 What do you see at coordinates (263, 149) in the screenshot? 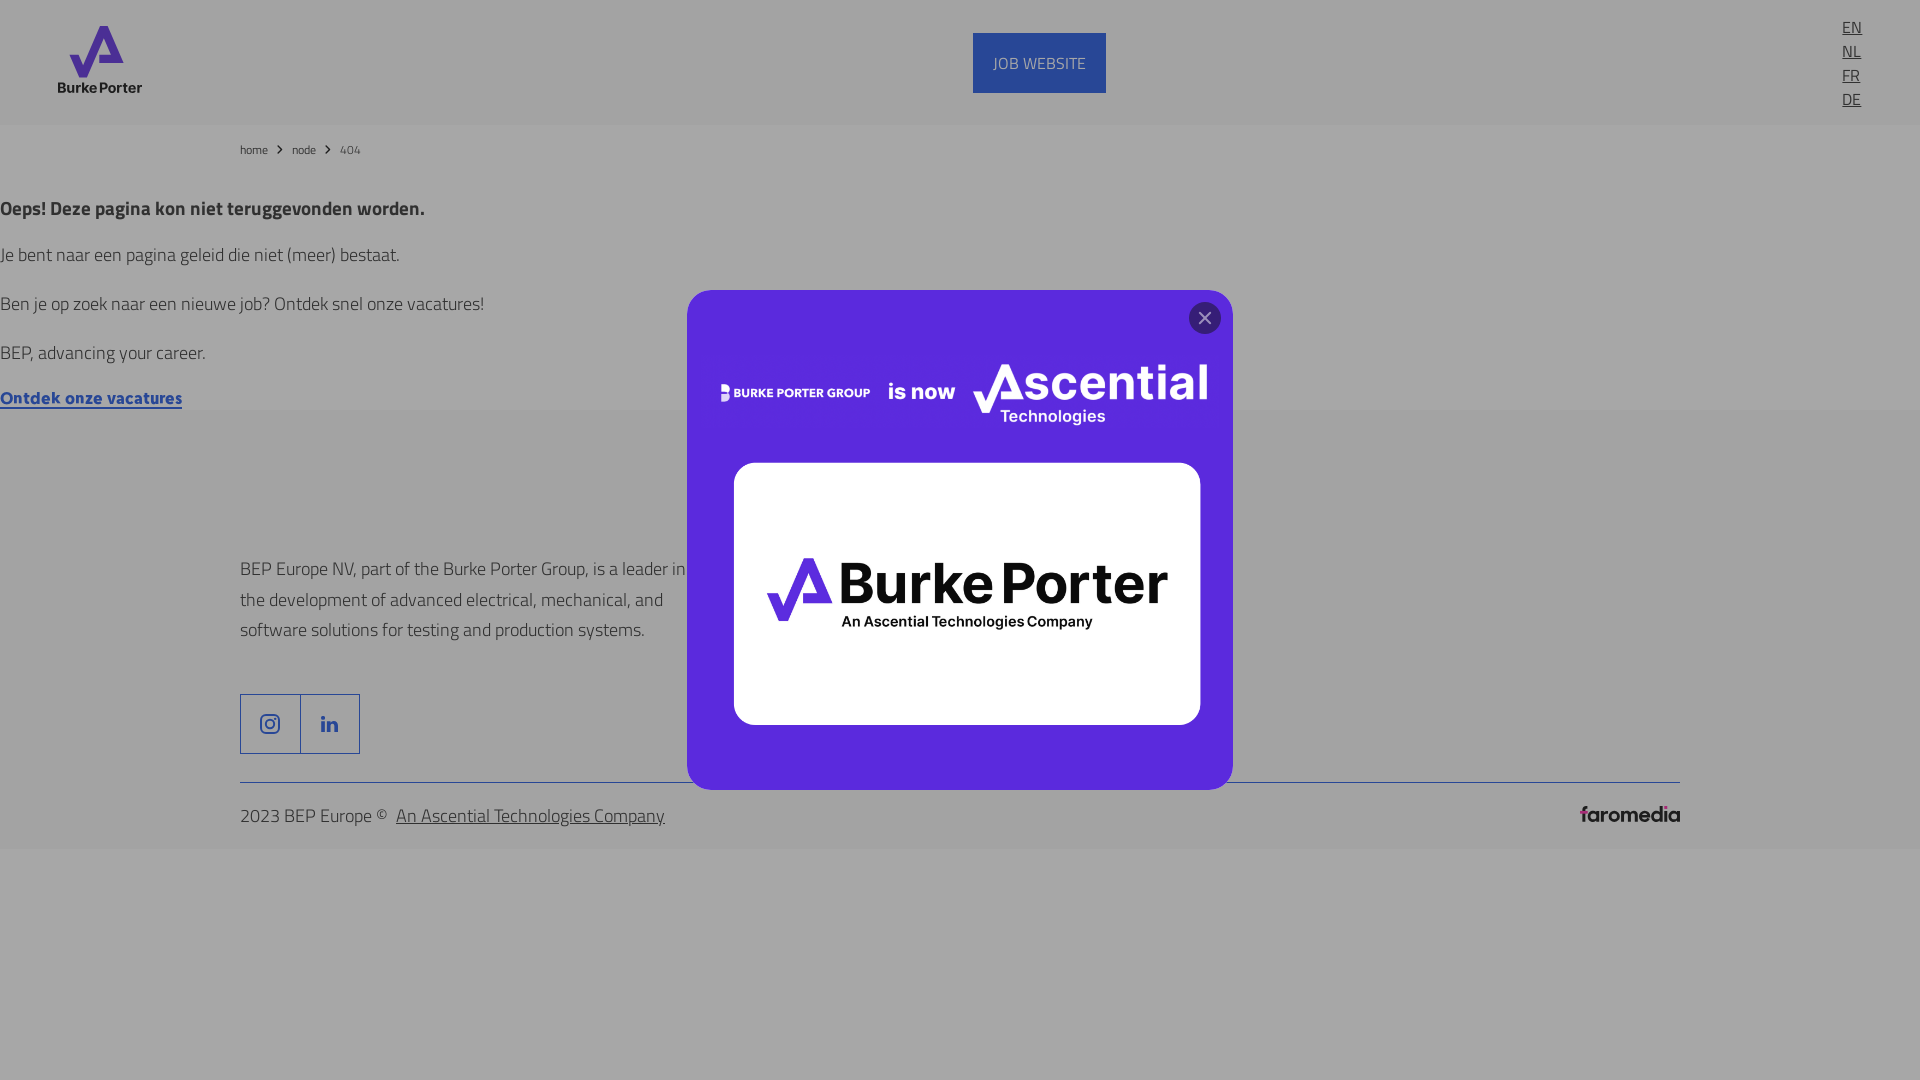
I see `'home'` at bounding box center [263, 149].